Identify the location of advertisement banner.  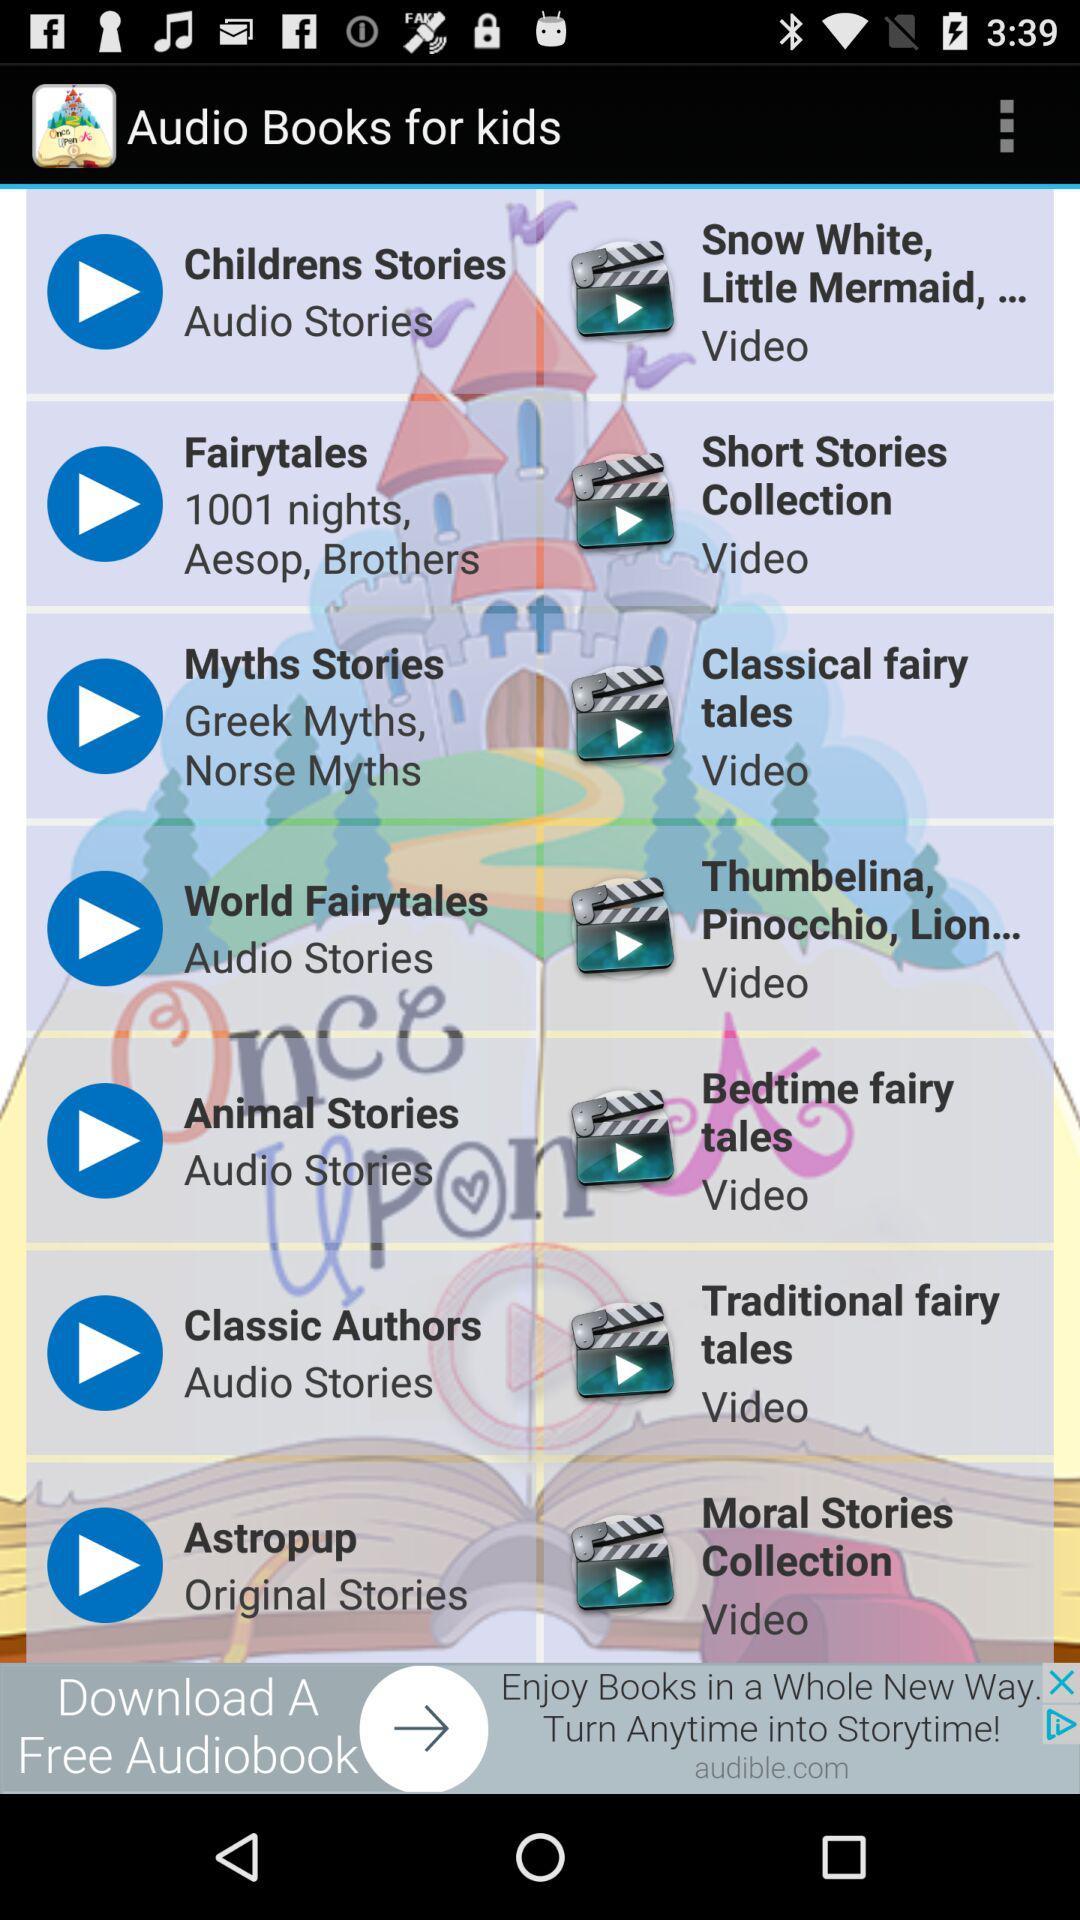
(540, 1727).